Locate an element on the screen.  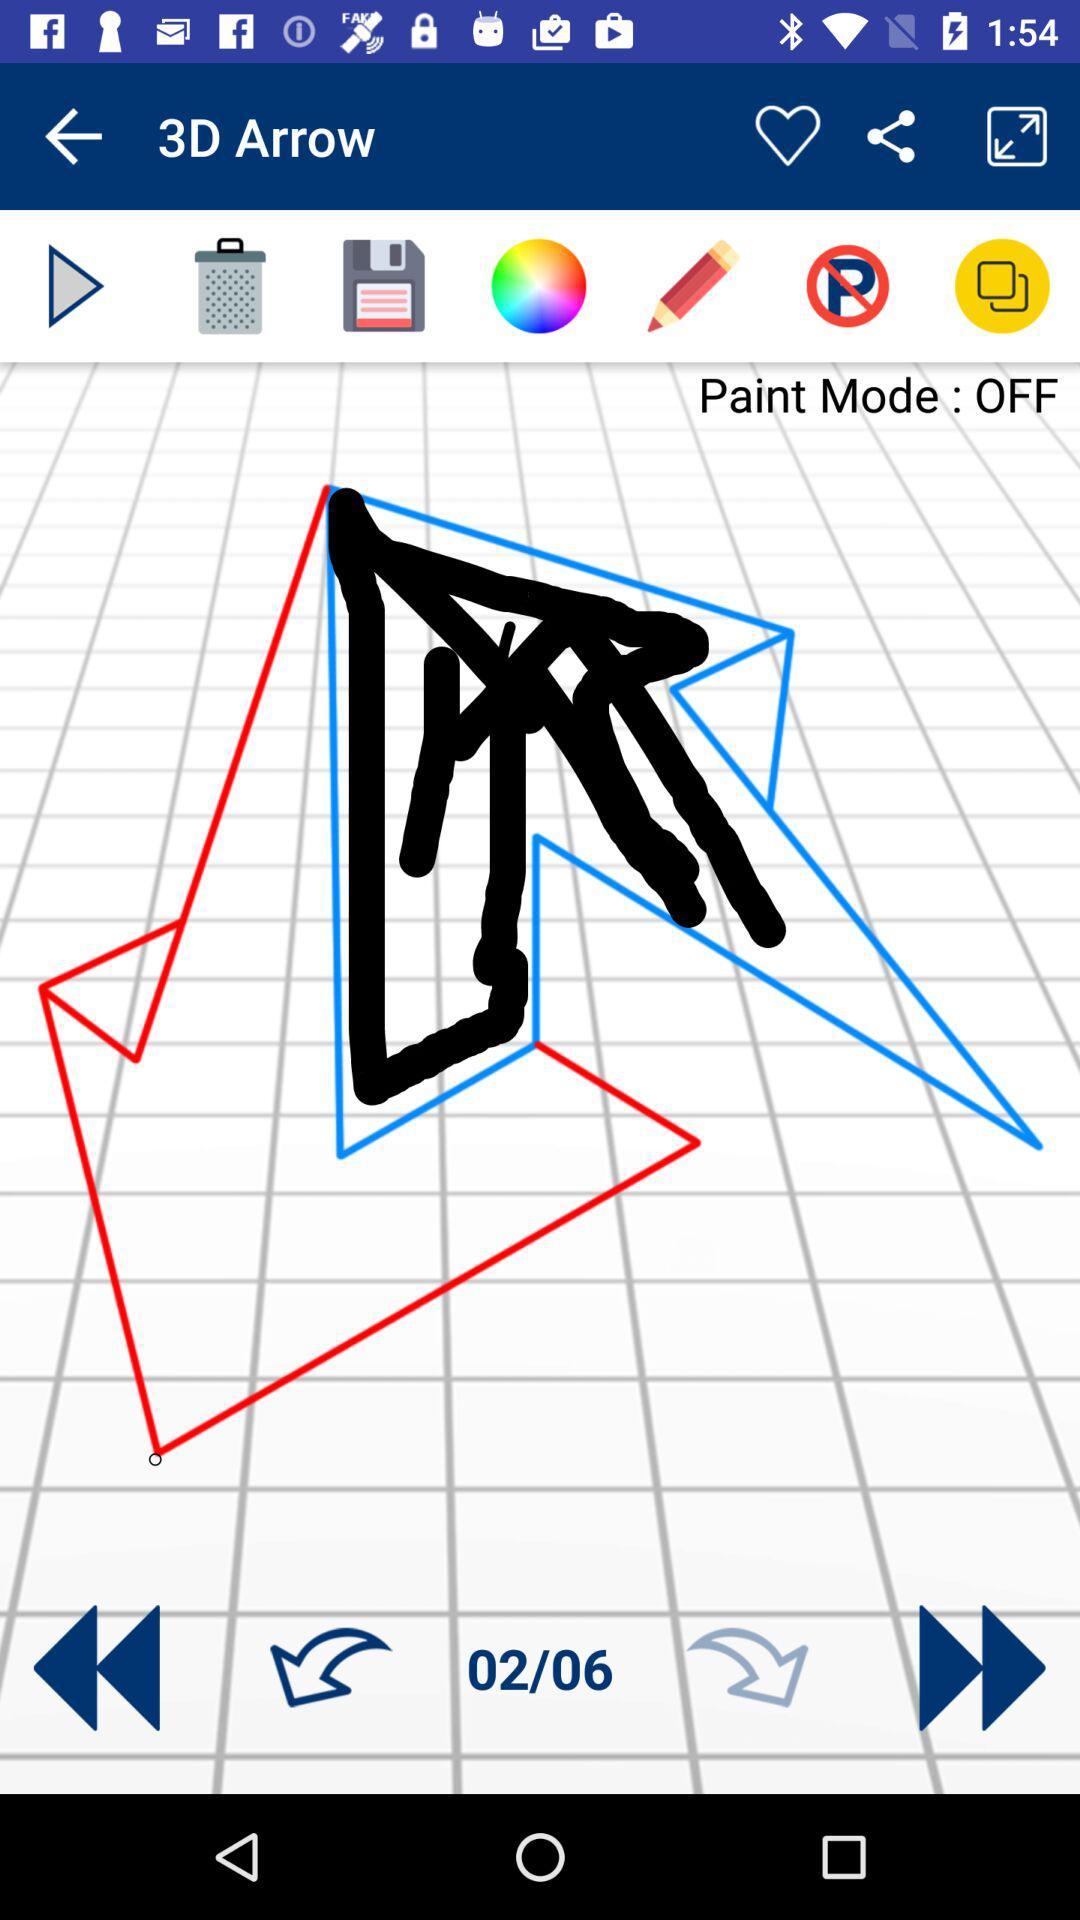
a color is located at coordinates (537, 285).